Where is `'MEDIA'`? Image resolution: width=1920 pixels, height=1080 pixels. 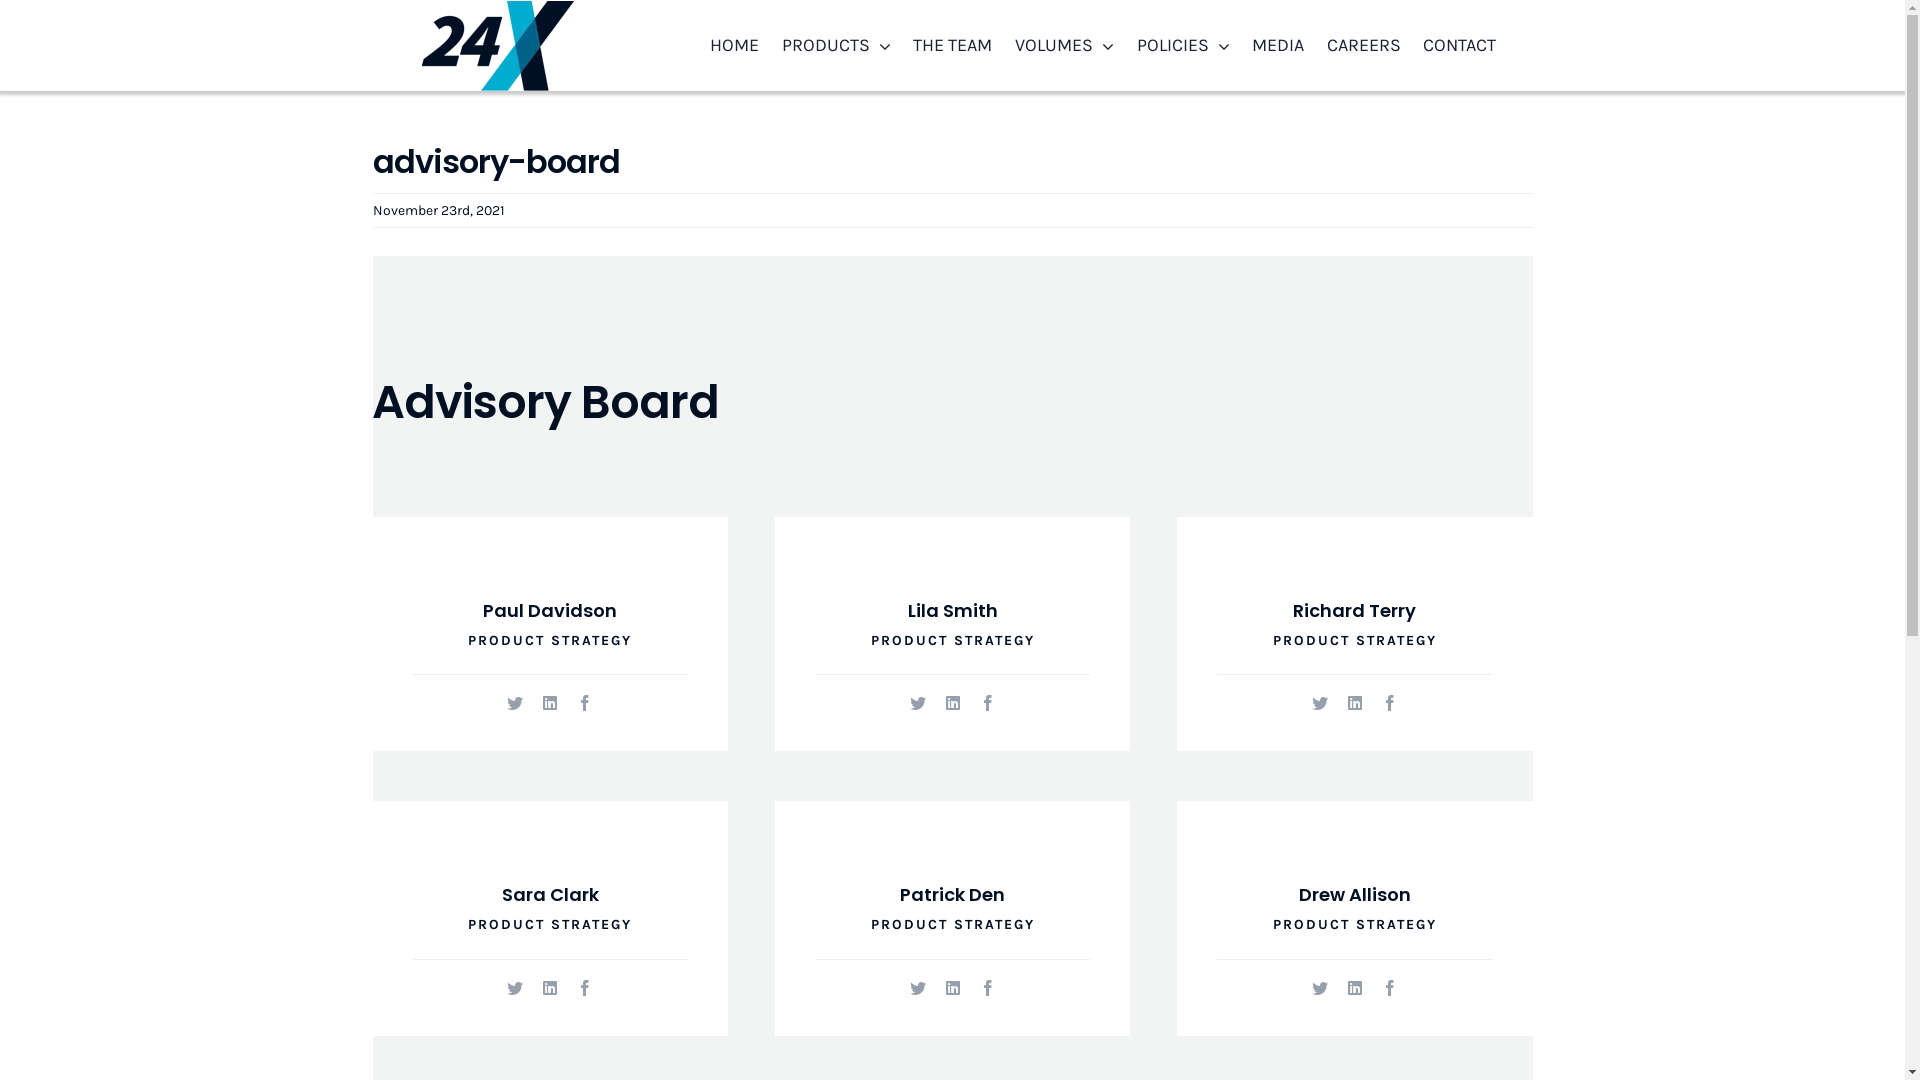
'MEDIA' is located at coordinates (1276, 45).